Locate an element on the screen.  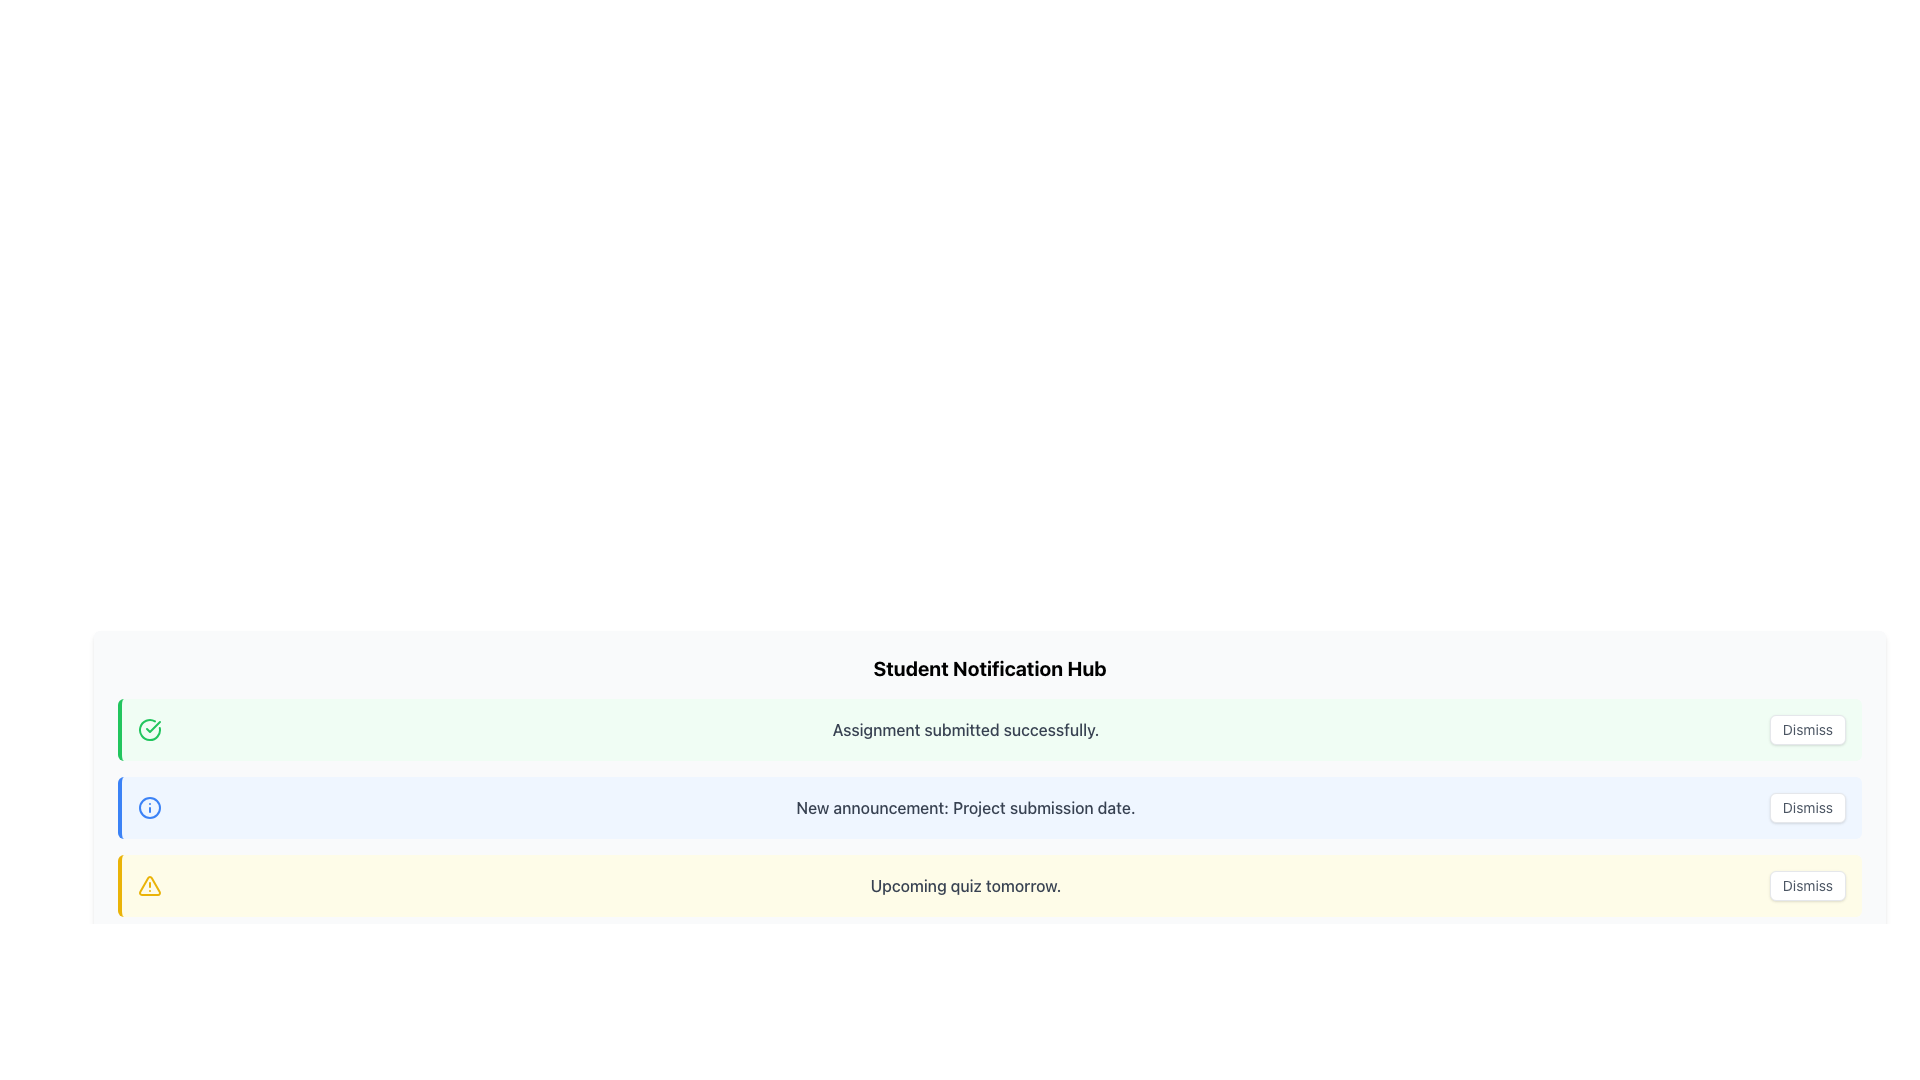
the details of the checkmark within the circular icon of the first notification entry, which indicates that the notification for 'Assignment submitted successfully' is completed is located at coordinates (152, 726).